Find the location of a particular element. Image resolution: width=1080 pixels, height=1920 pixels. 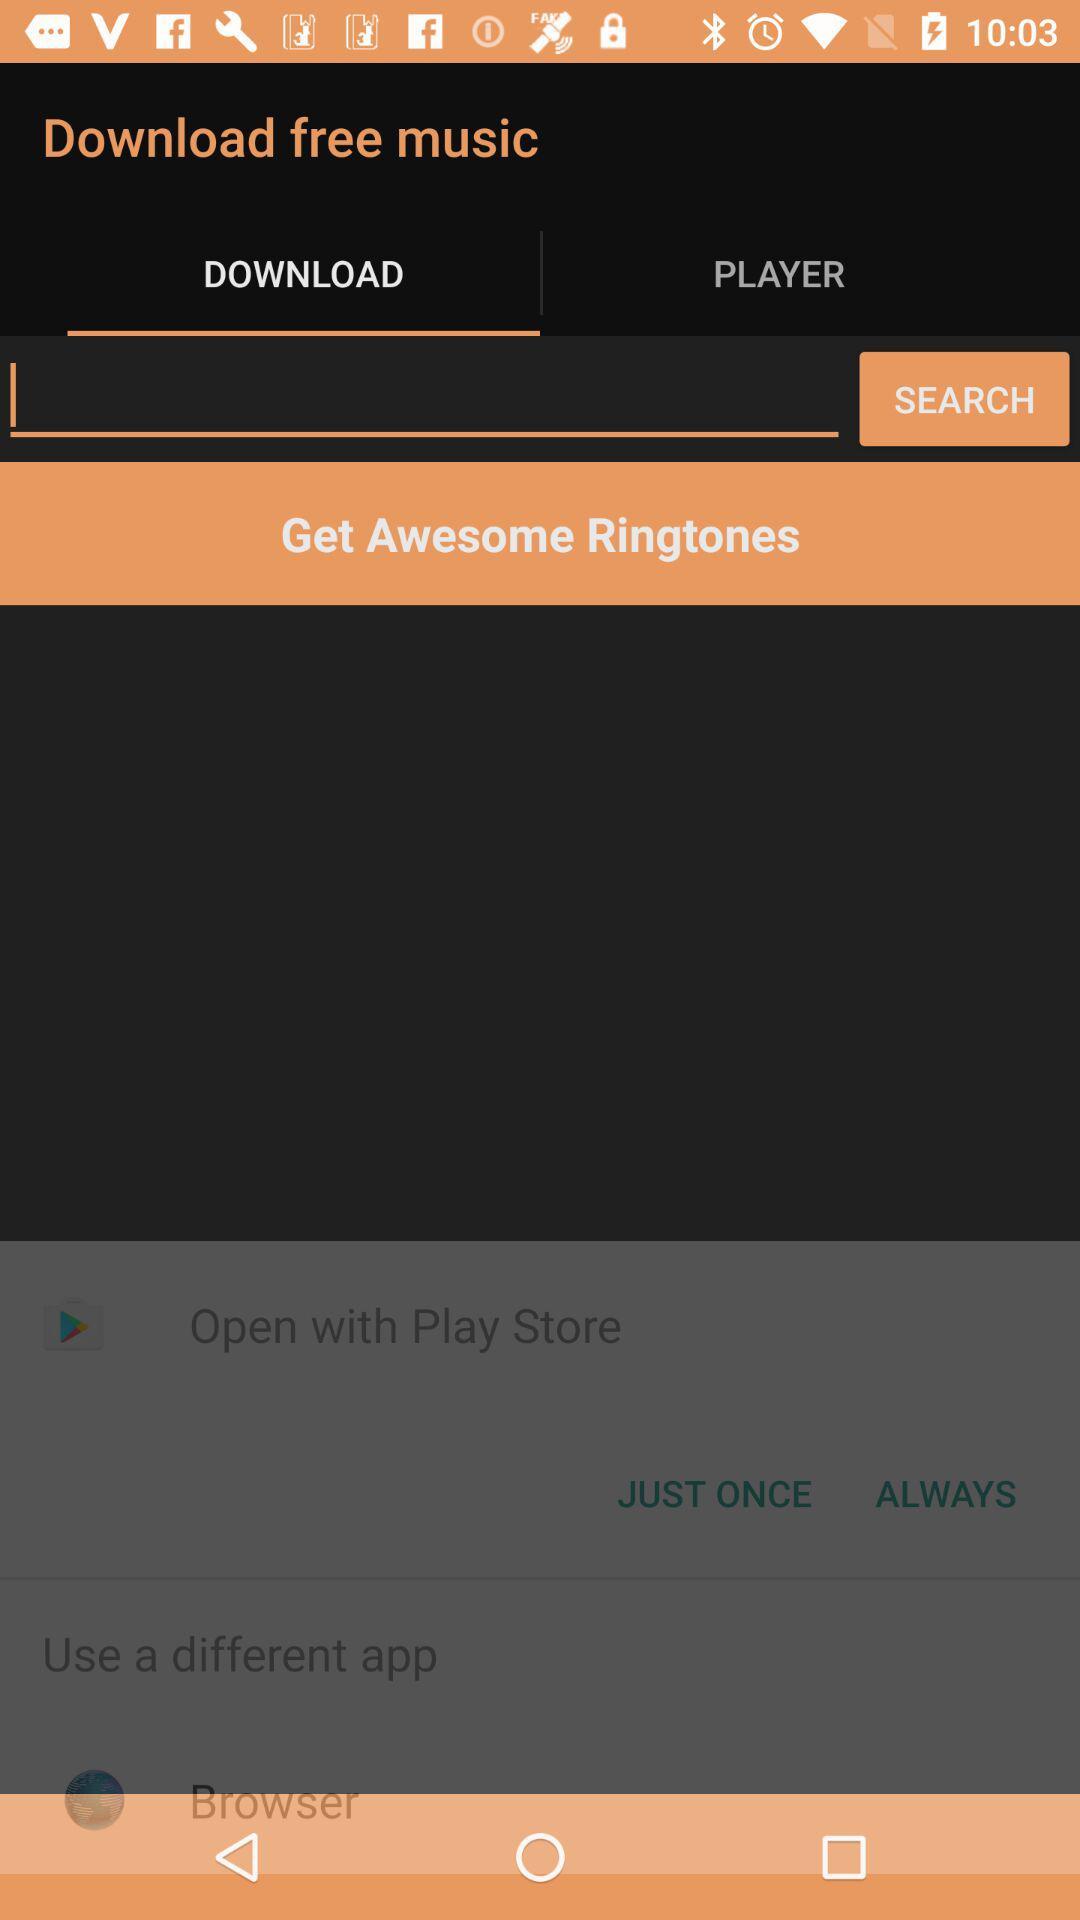

search is located at coordinates (423, 395).